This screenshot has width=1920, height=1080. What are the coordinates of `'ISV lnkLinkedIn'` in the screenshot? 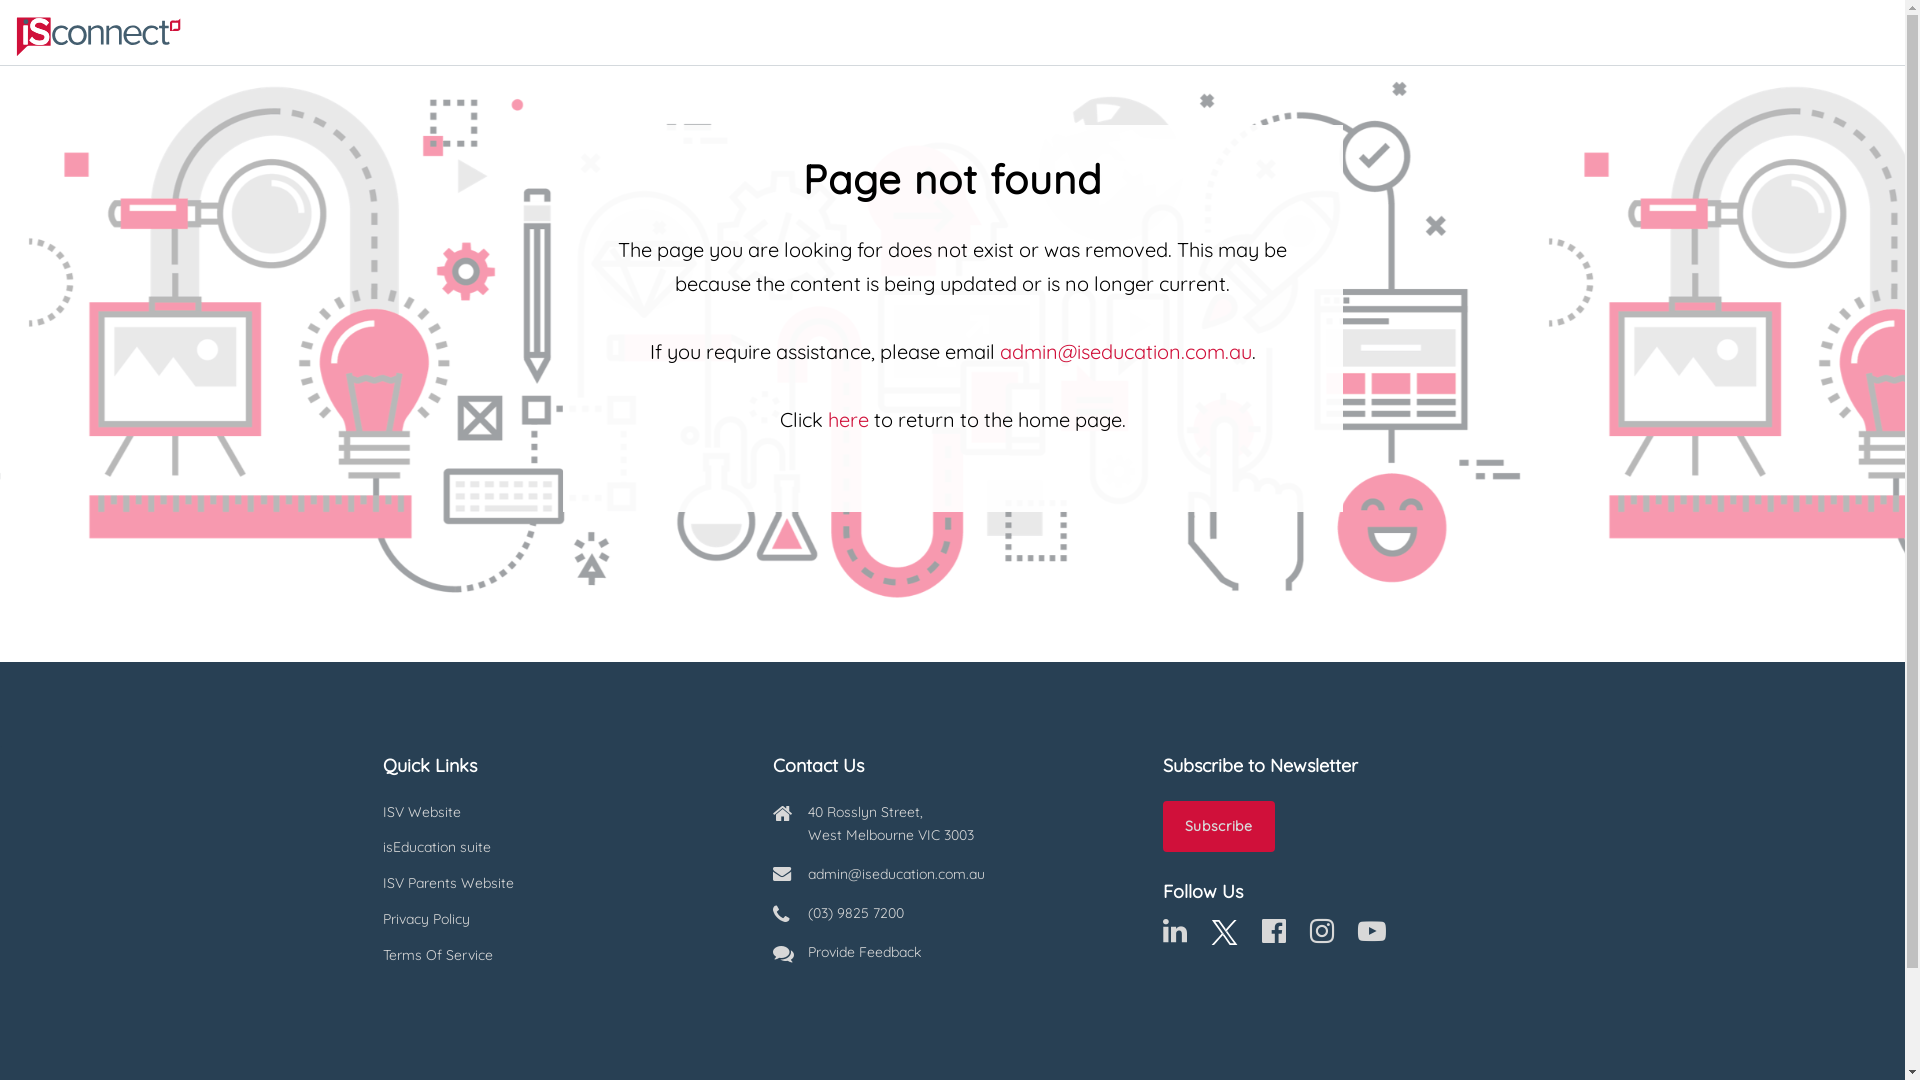 It's located at (1174, 936).